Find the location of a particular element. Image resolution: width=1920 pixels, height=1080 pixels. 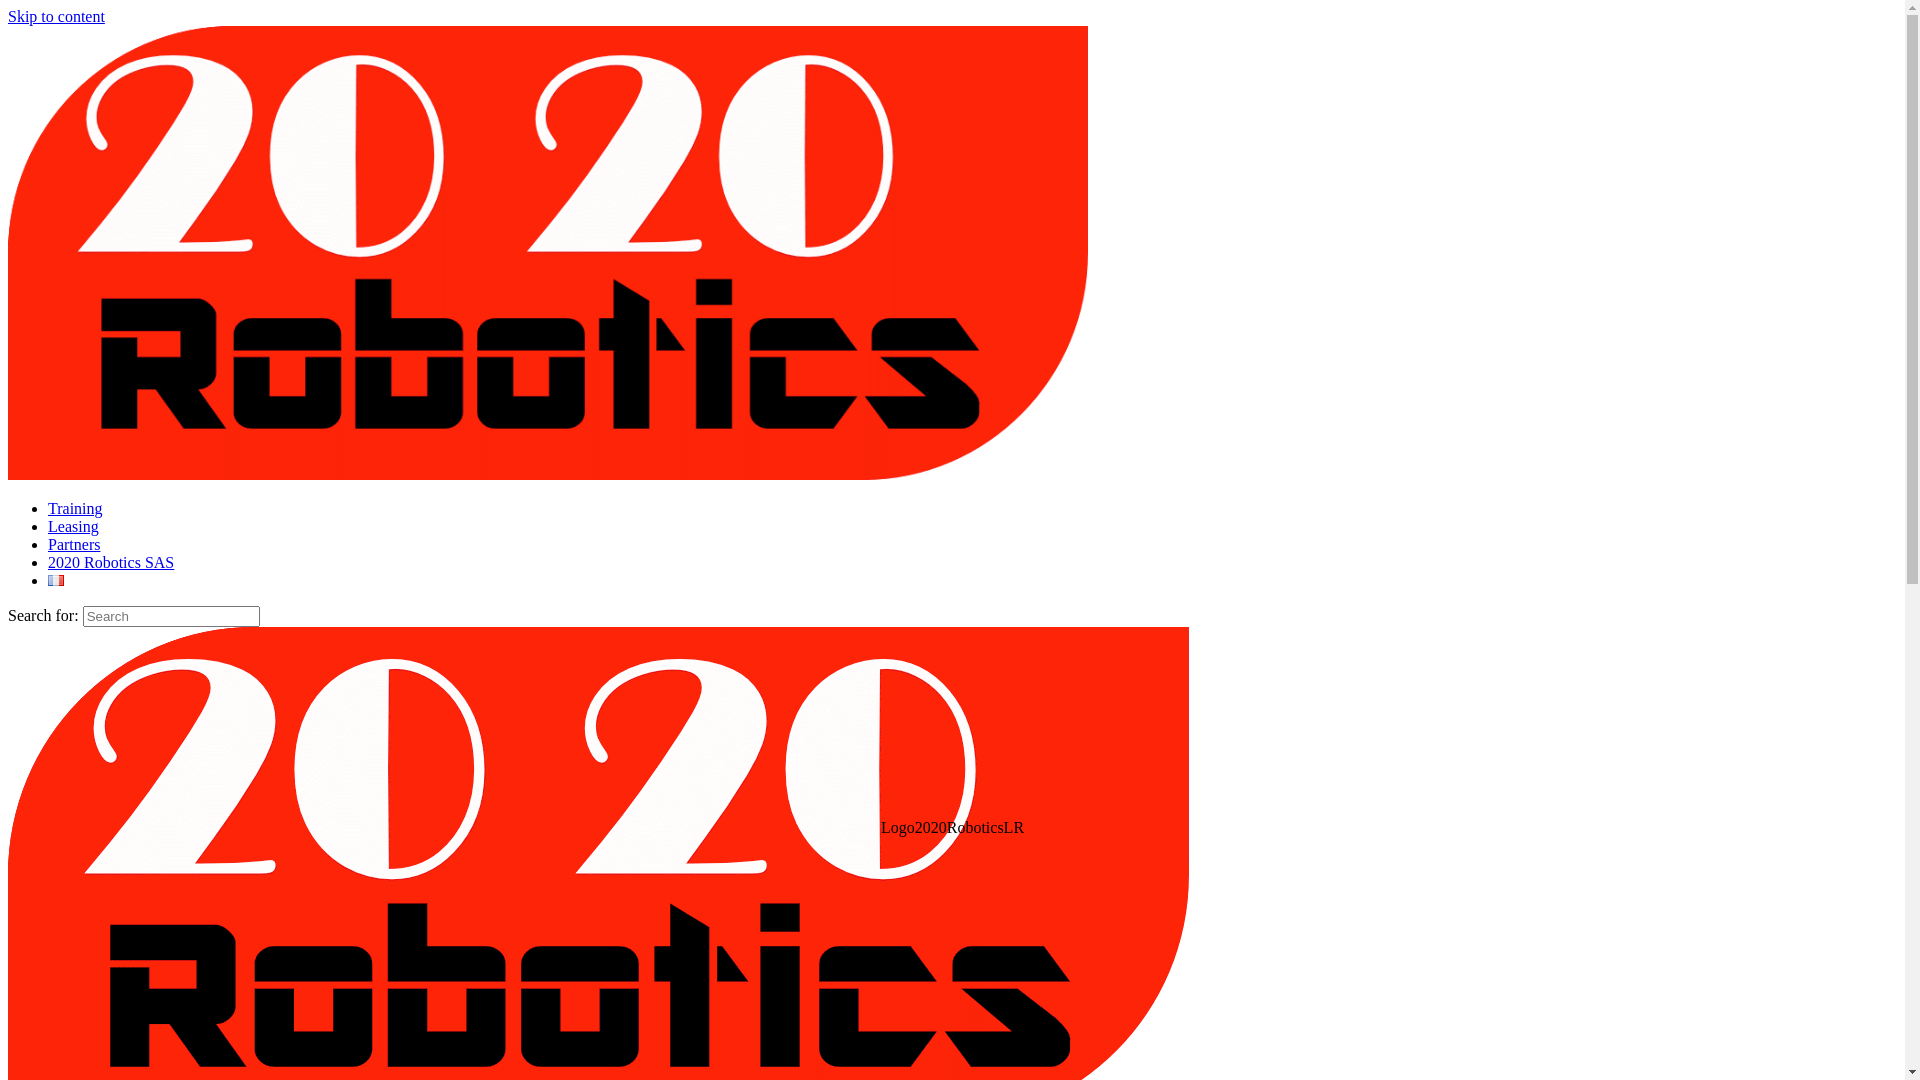

'2020 Robotics' is located at coordinates (547, 474).